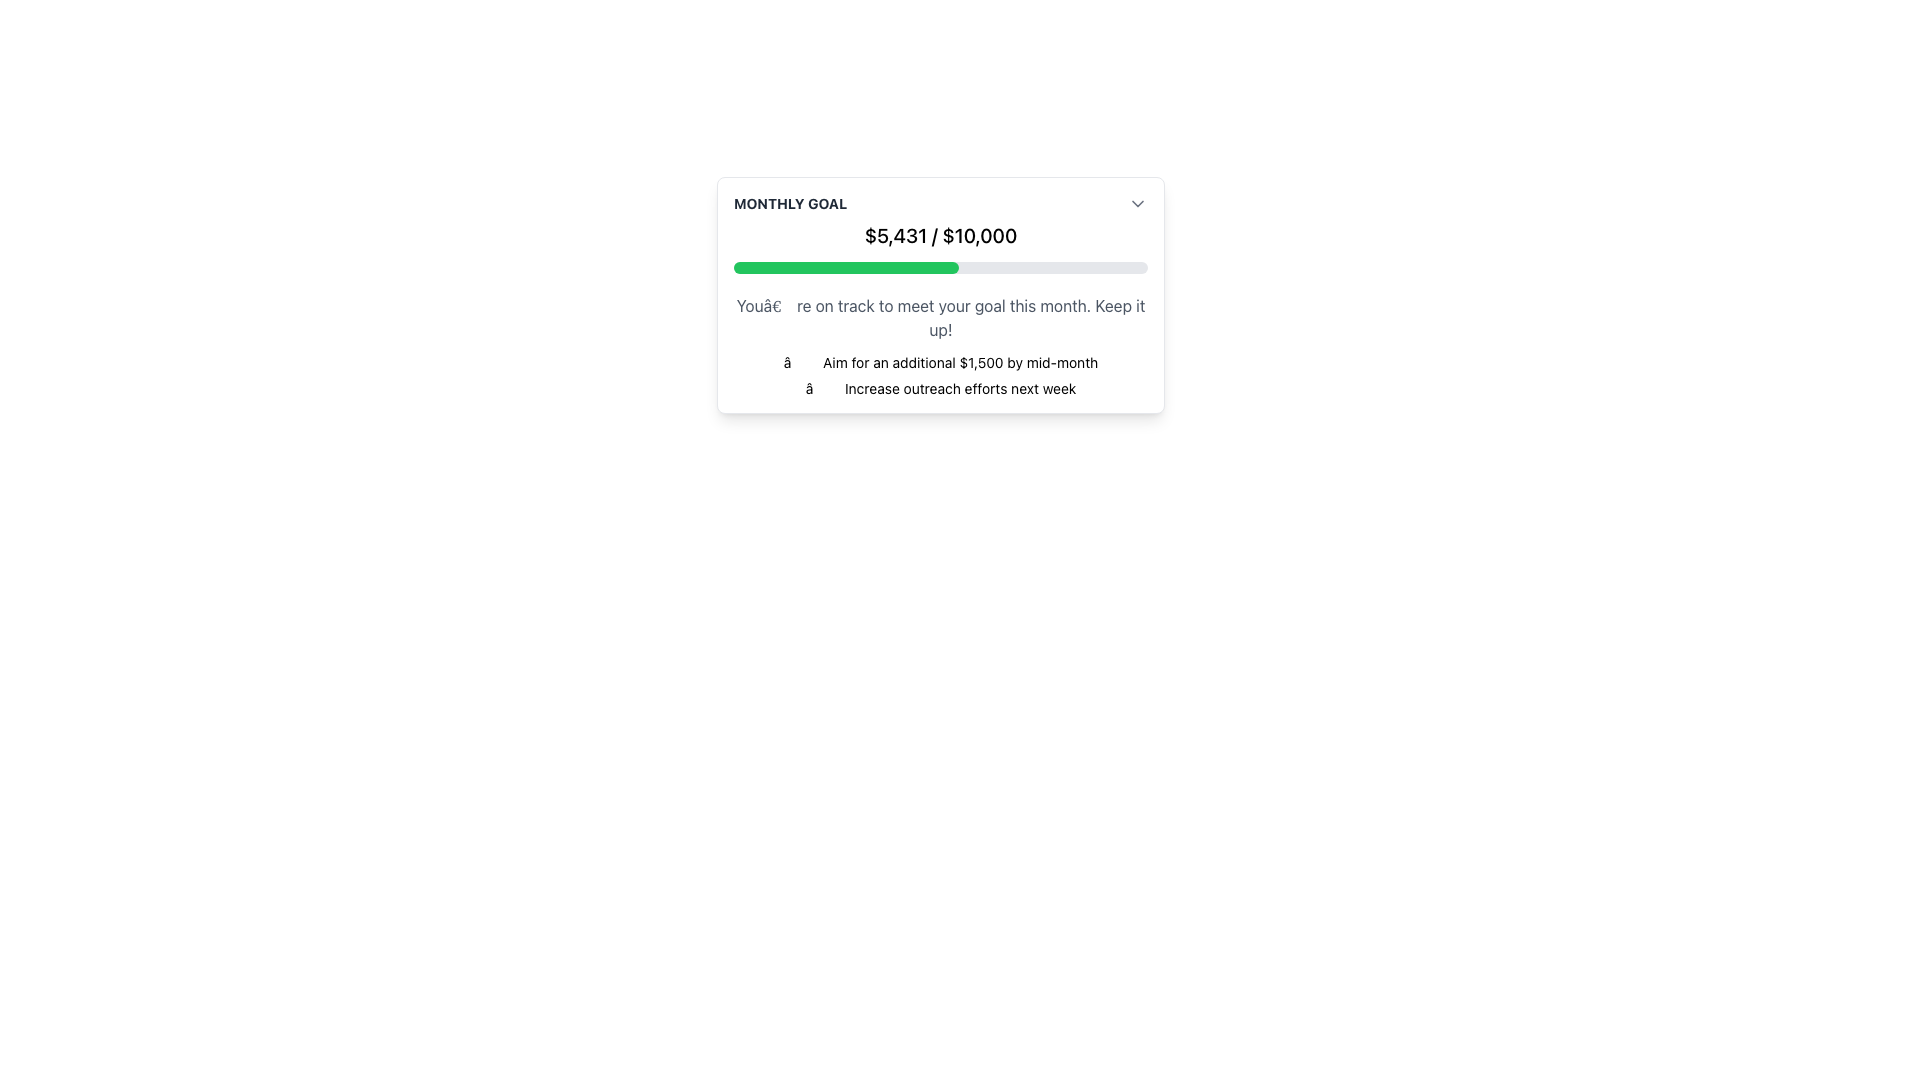 The height and width of the screenshot is (1080, 1920). What do you see at coordinates (846, 266) in the screenshot?
I see `the Progress Bar Segment that visually represents the current progress in fulfilling a goal, which fills approximately the first 54% of the horizontal progress bar` at bounding box center [846, 266].